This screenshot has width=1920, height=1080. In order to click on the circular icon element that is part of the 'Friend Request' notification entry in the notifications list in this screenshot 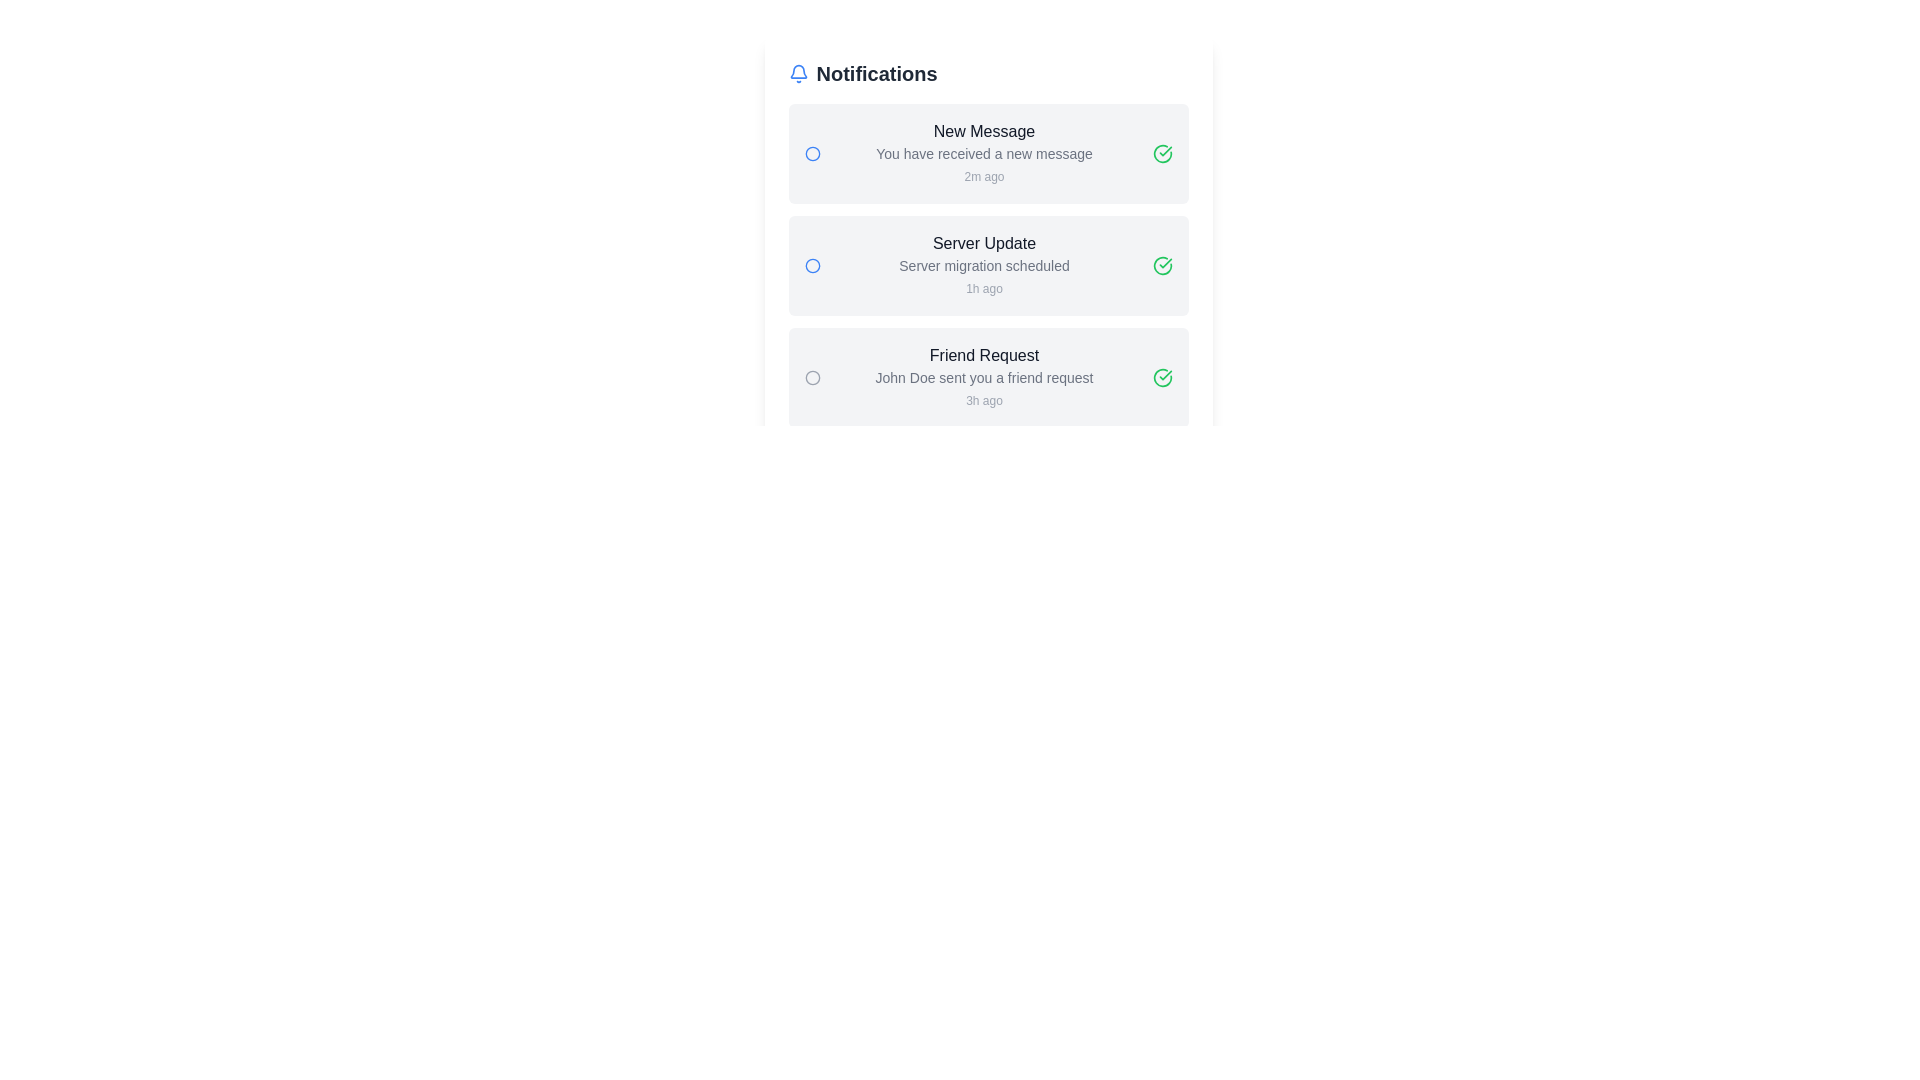, I will do `click(1162, 378)`.